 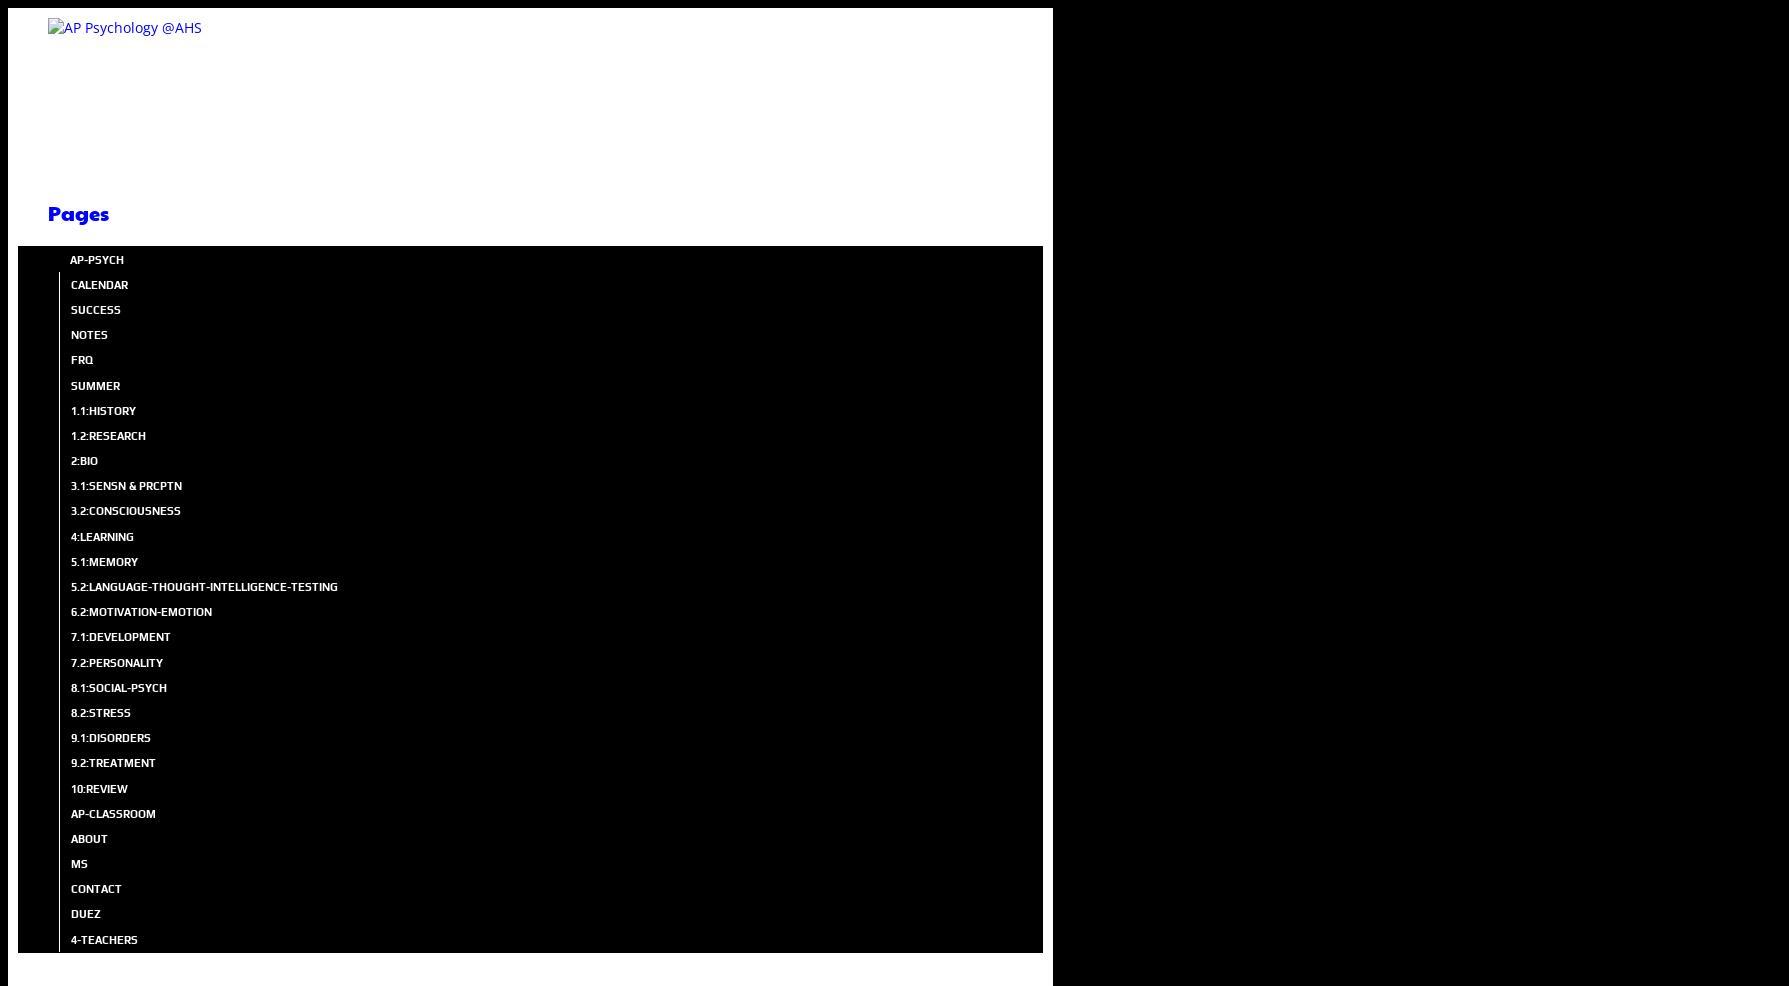 What do you see at coordinates (99, 788) in the screenshot?
I see `'10:REVIEW'` at bounding box center [99, 788].